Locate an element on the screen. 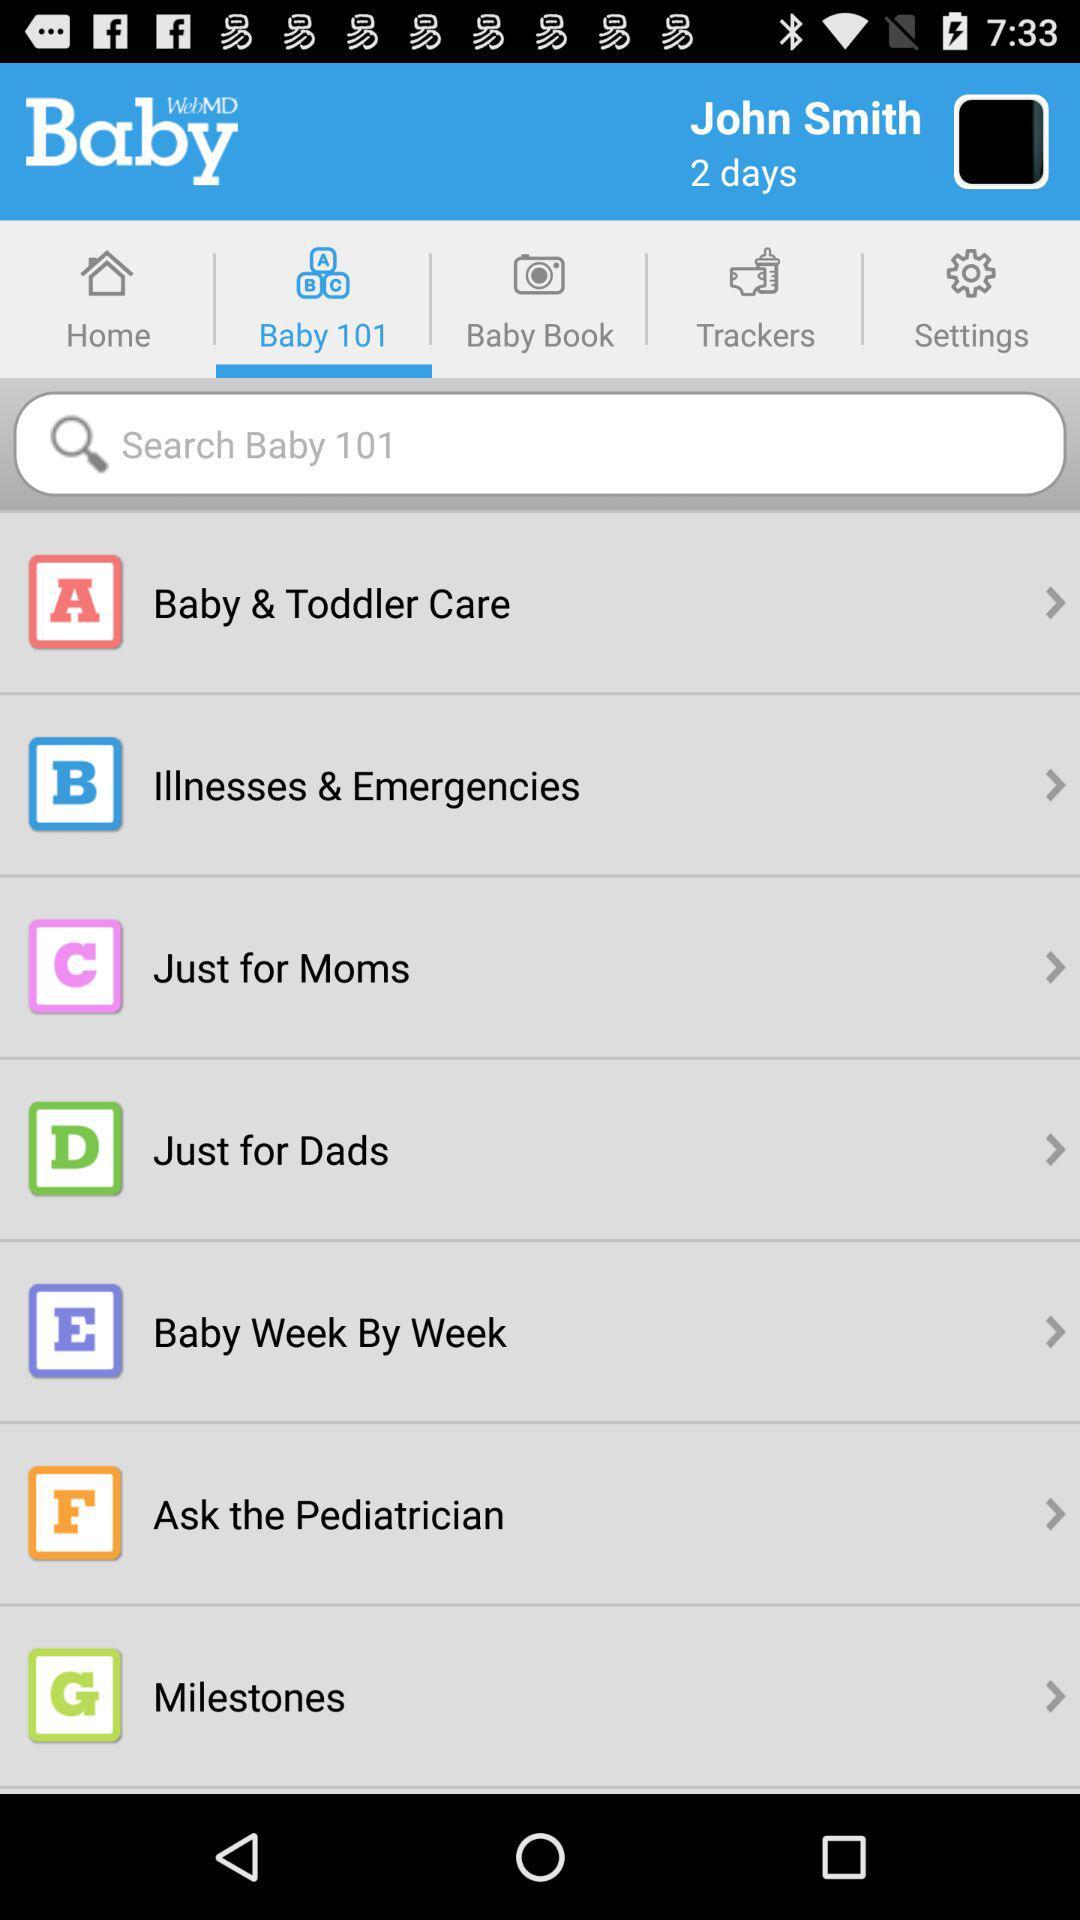  c which is just beside the just for moms is located at coordinates (75, 966).